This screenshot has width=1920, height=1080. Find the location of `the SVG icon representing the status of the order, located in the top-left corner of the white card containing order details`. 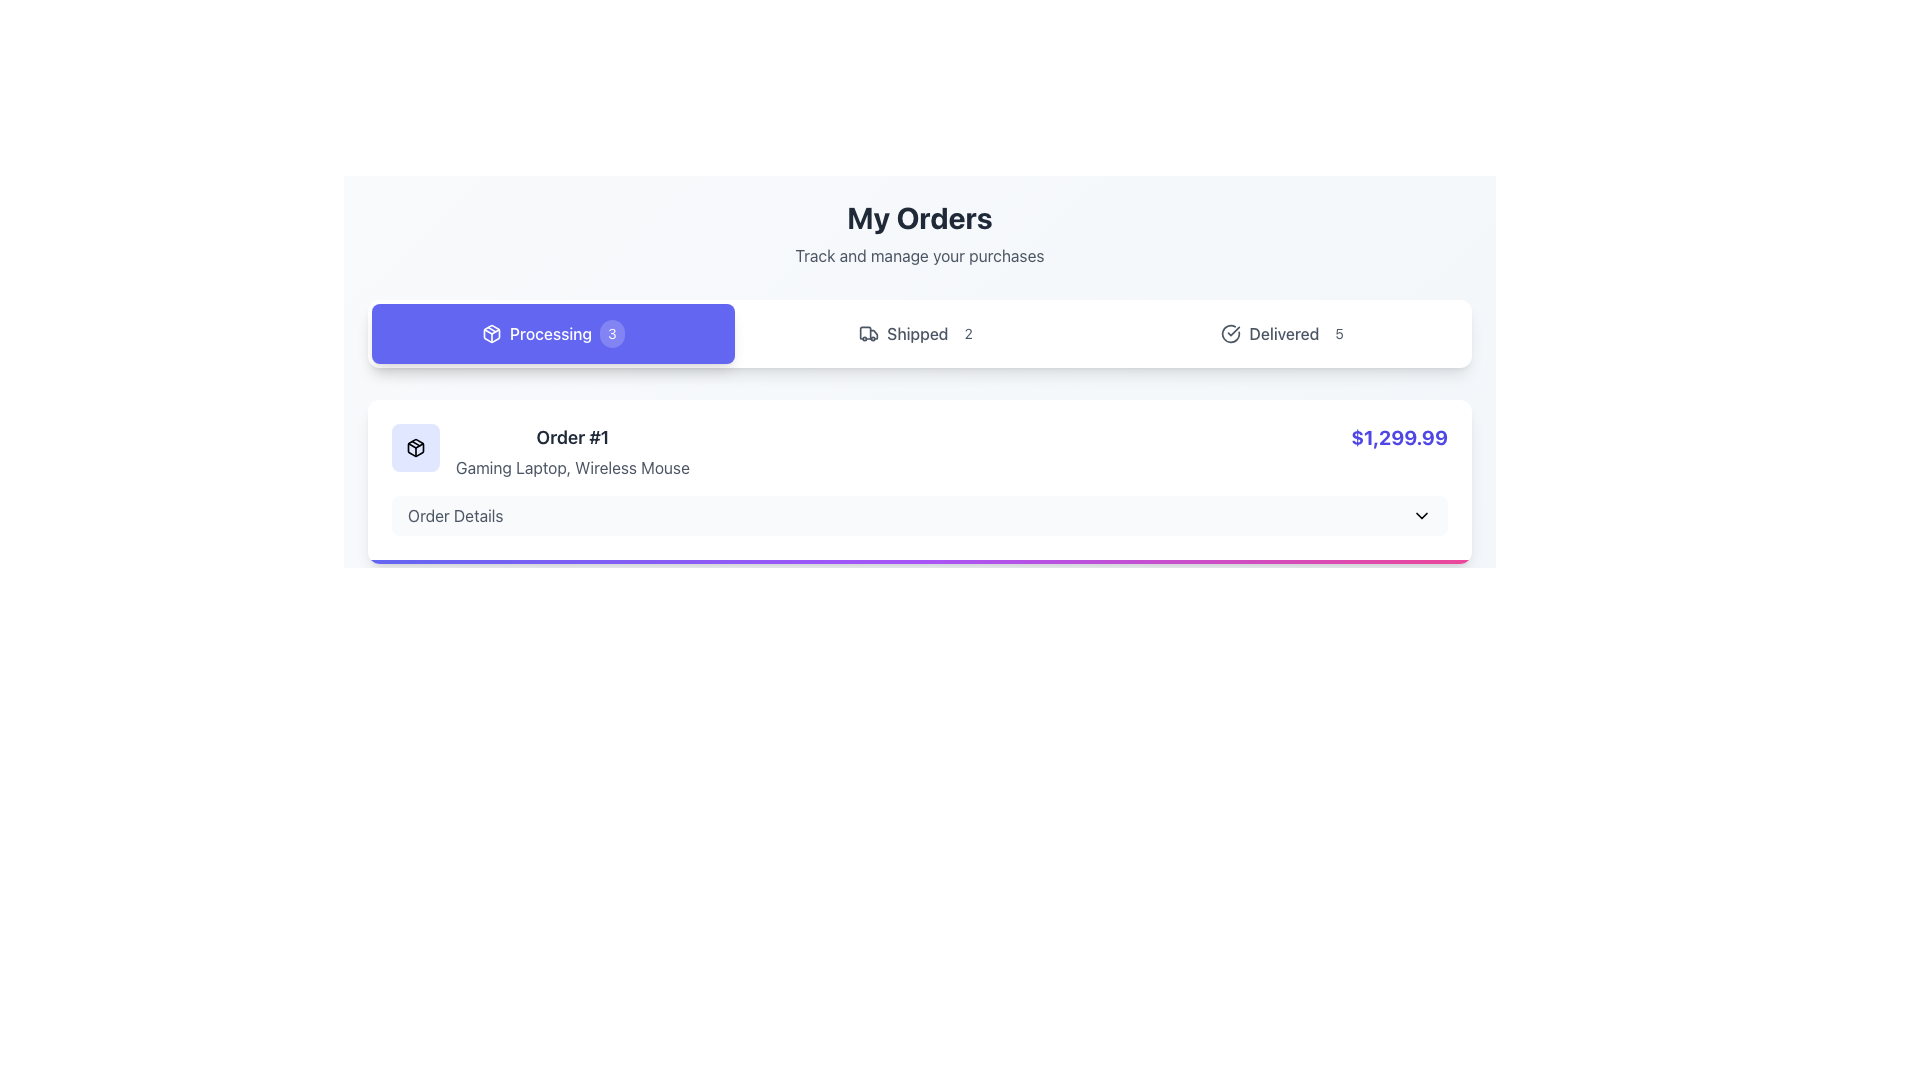

the SVG icon representing the status of the order, located in the top-left corner of the white card containing order details is located at coordinates (415, 446).